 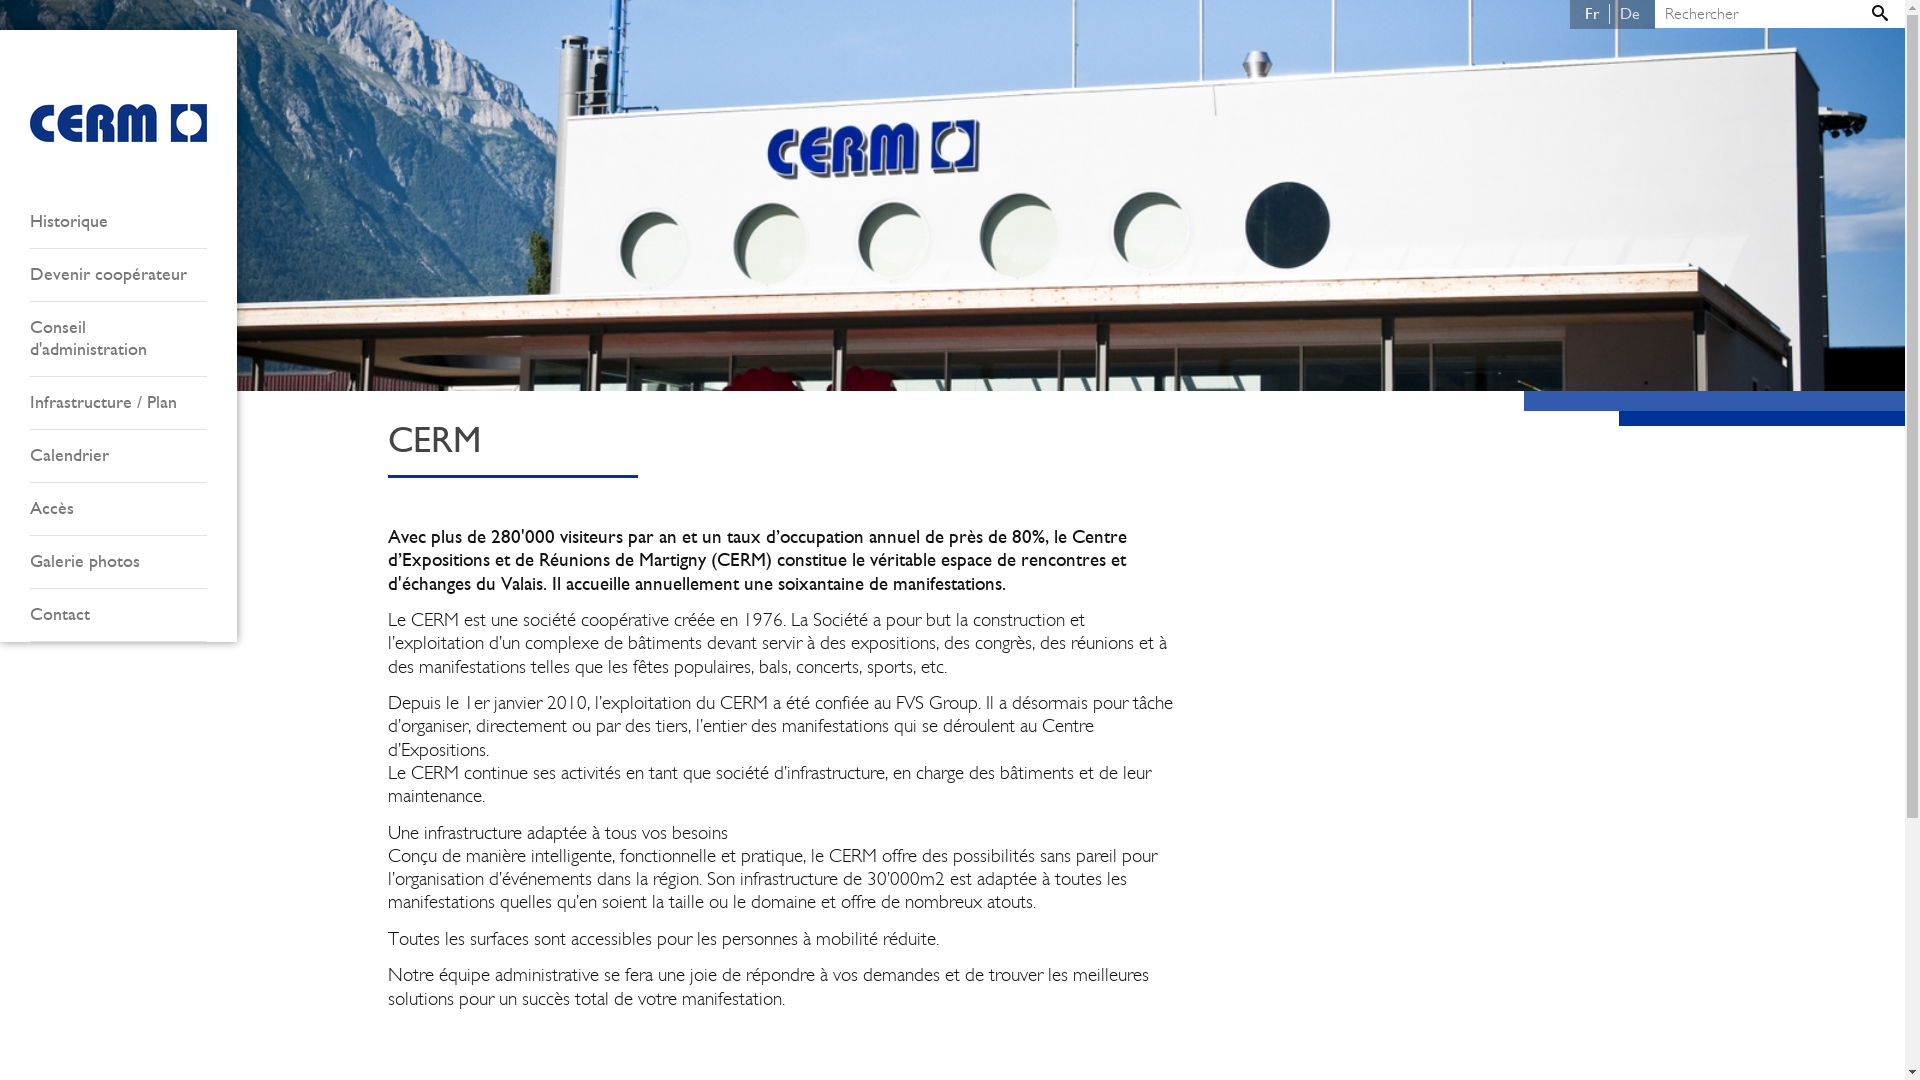 I want to click on 'Galerie photos', so click(x=117, y=562).